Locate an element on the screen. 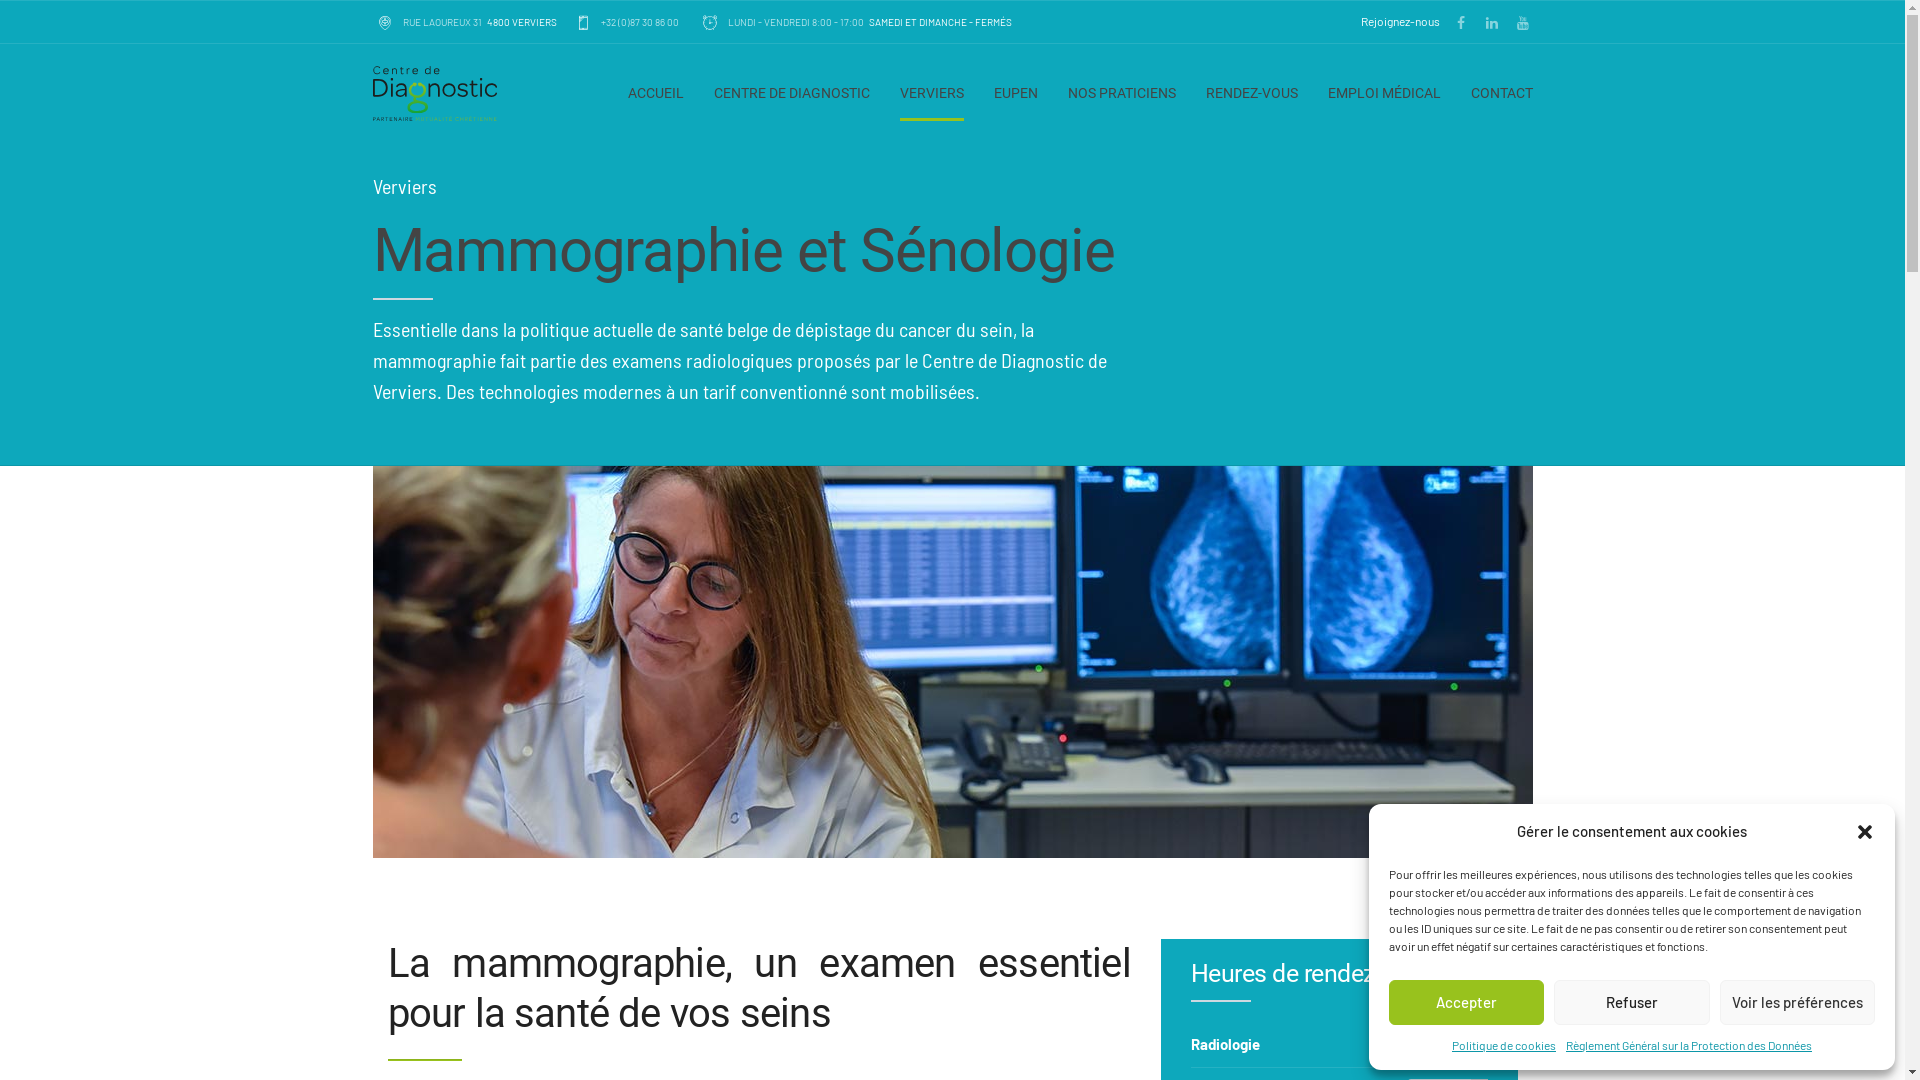 The width and height of the screenshot is (1920, 1080). 'Politique de cookies' is located at coordinates (1503, 1044).